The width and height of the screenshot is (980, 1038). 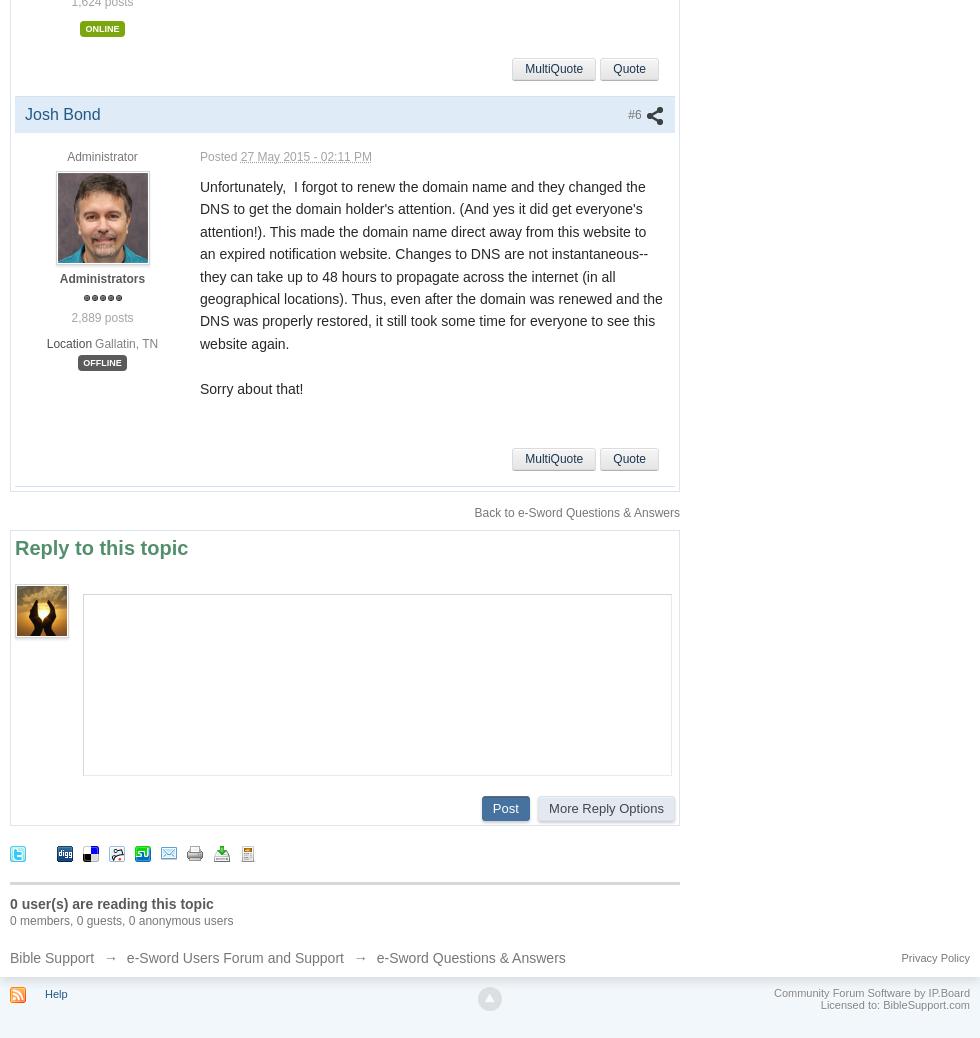 What do you see at coordinates (577, 512) in the screenshot?
I see `'Back to e-Sword Questions & Answers'` at bounding box center [577, 512].